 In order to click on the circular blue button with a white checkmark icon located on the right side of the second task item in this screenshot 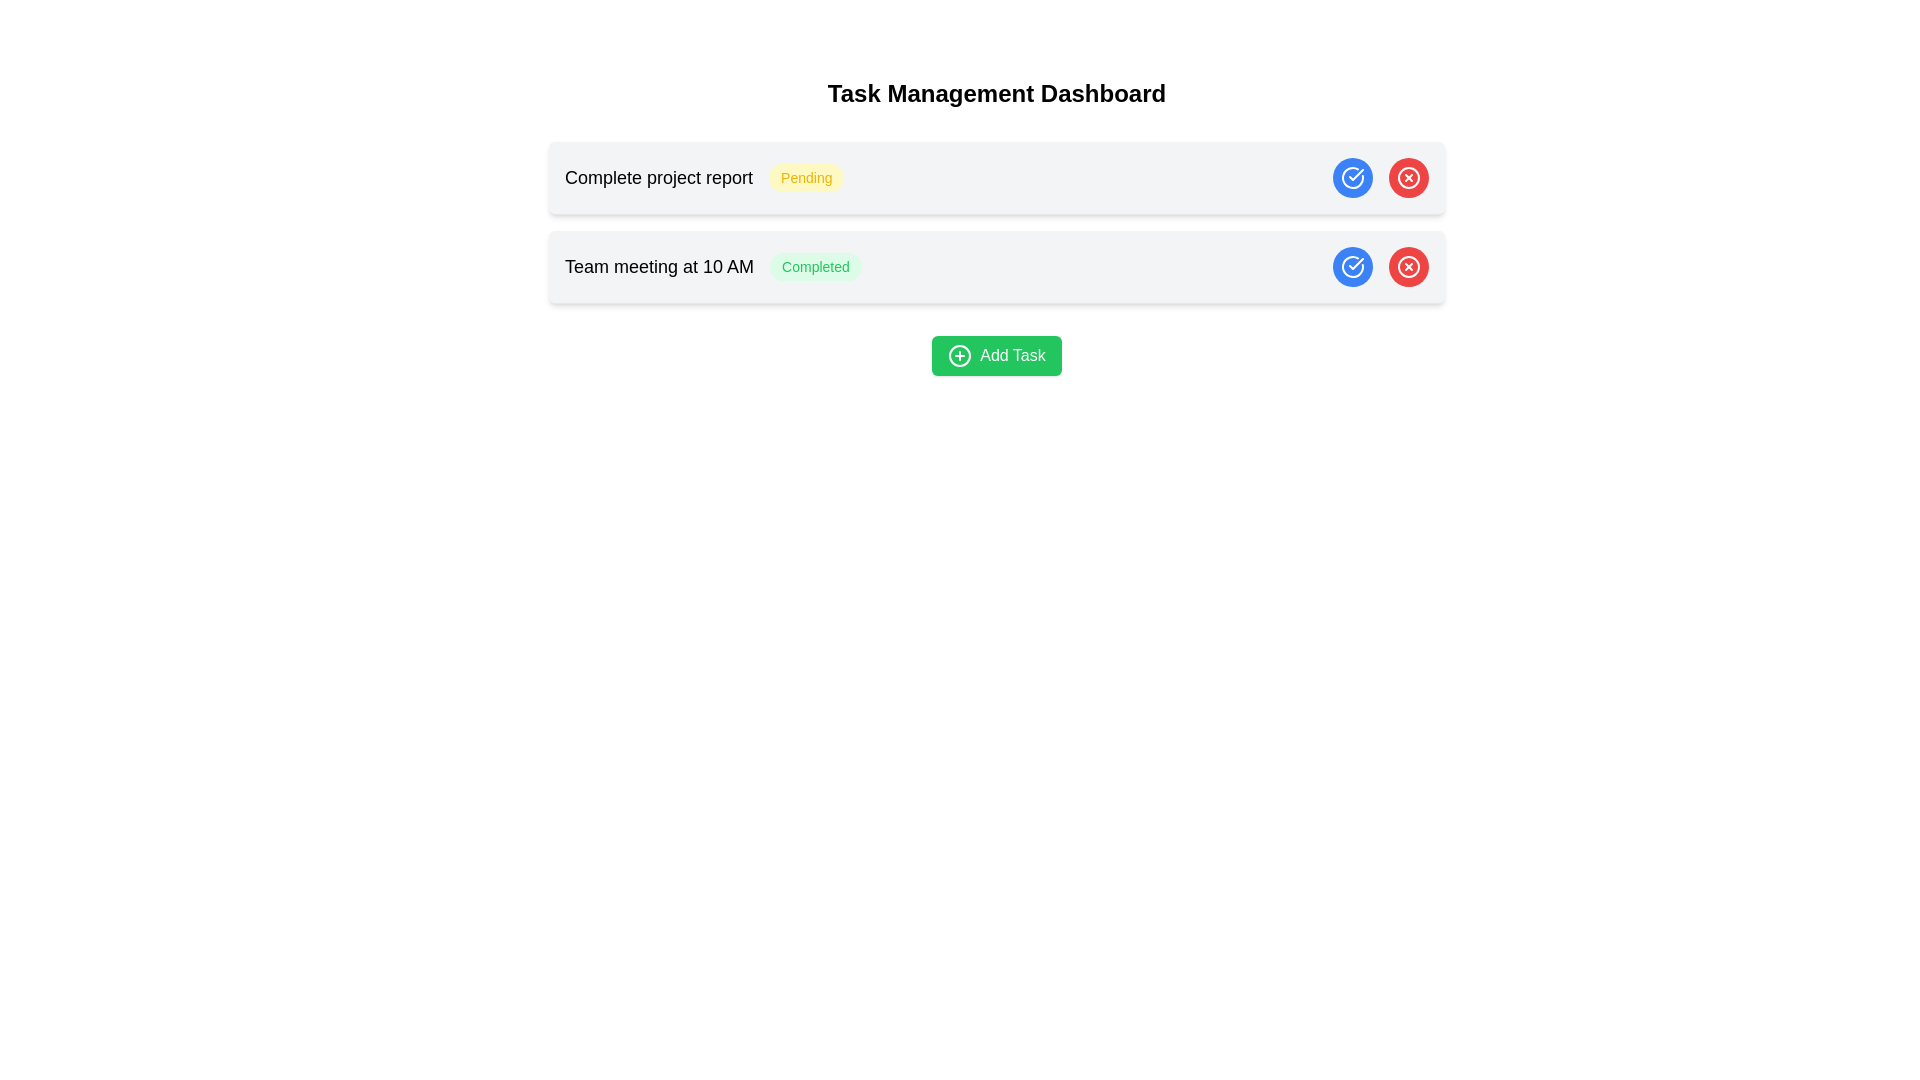, I will do `click(1353, 265)`.